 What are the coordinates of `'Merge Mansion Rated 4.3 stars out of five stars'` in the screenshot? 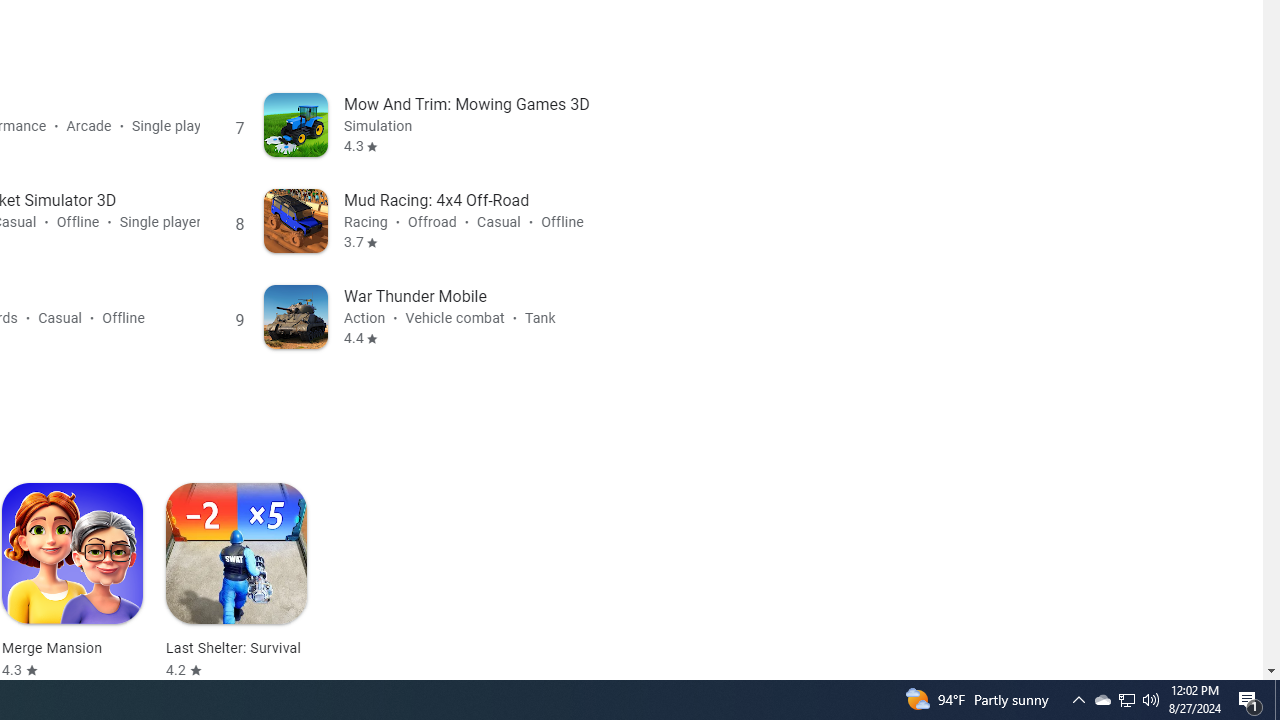 It's located at (72, 581).